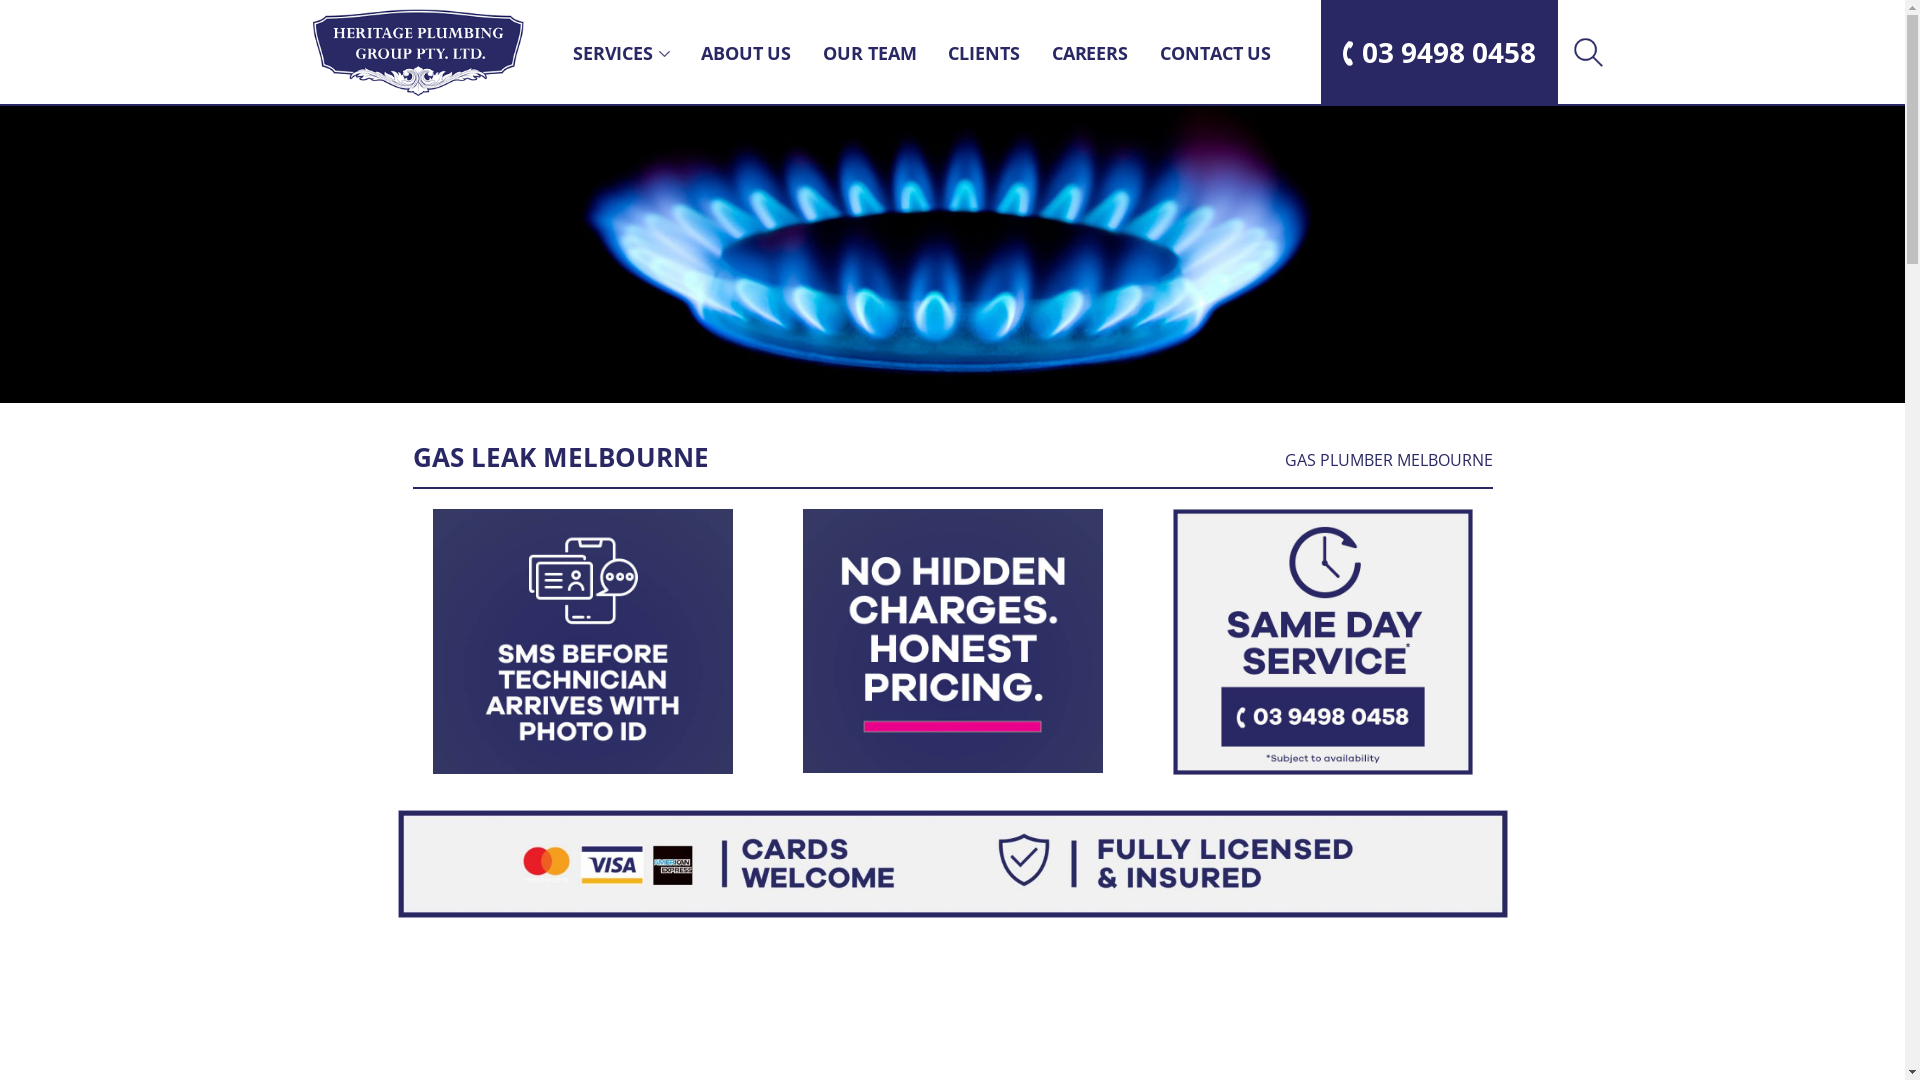 This screenshot has width=1920, height=1080. I want to click on 'Search', so click(1586, 50).